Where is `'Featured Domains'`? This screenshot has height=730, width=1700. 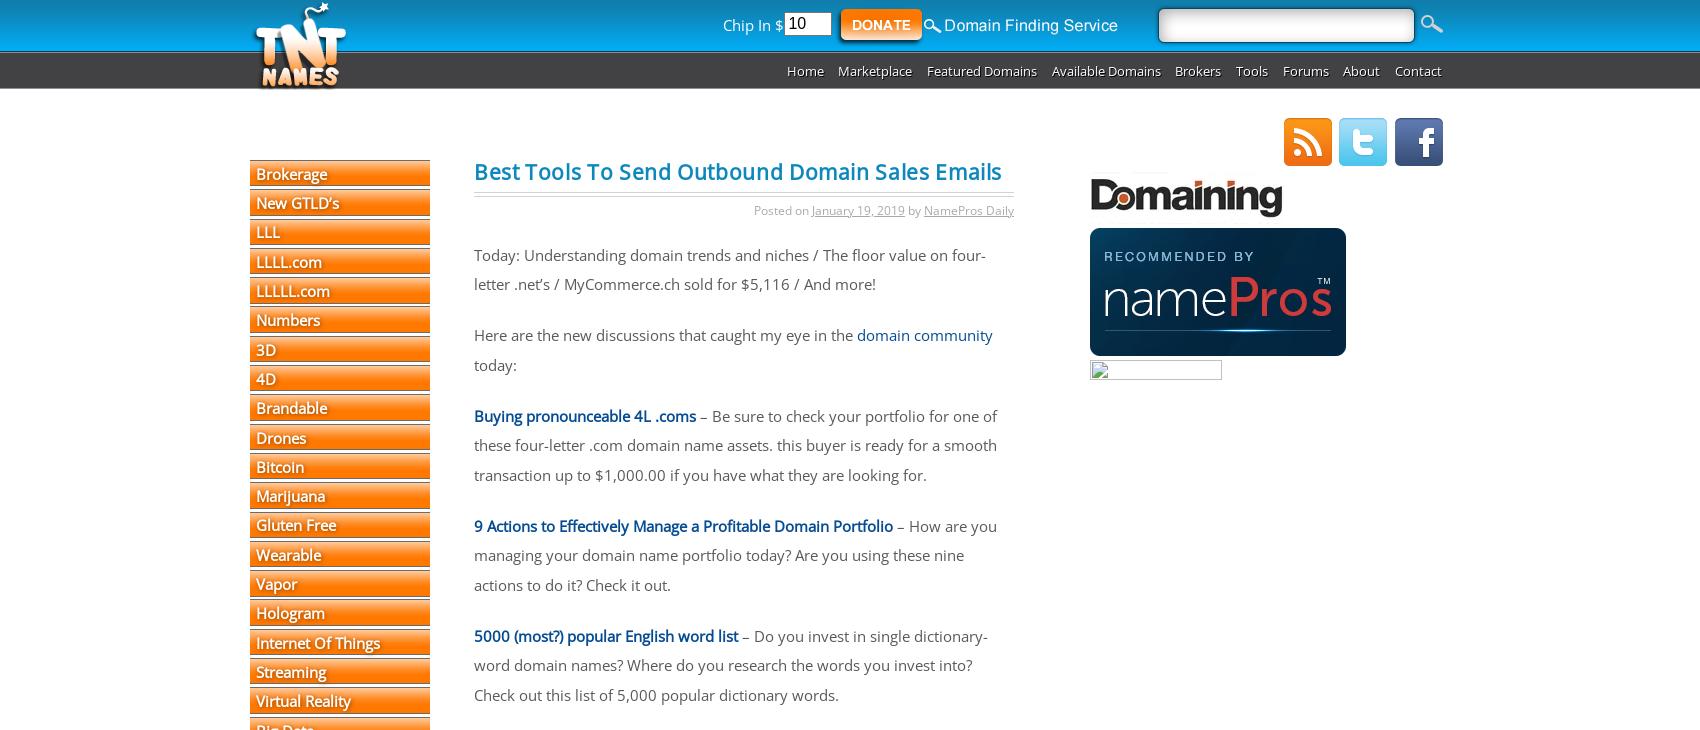 'Featured Domains' is located at coordinates (980, 69).